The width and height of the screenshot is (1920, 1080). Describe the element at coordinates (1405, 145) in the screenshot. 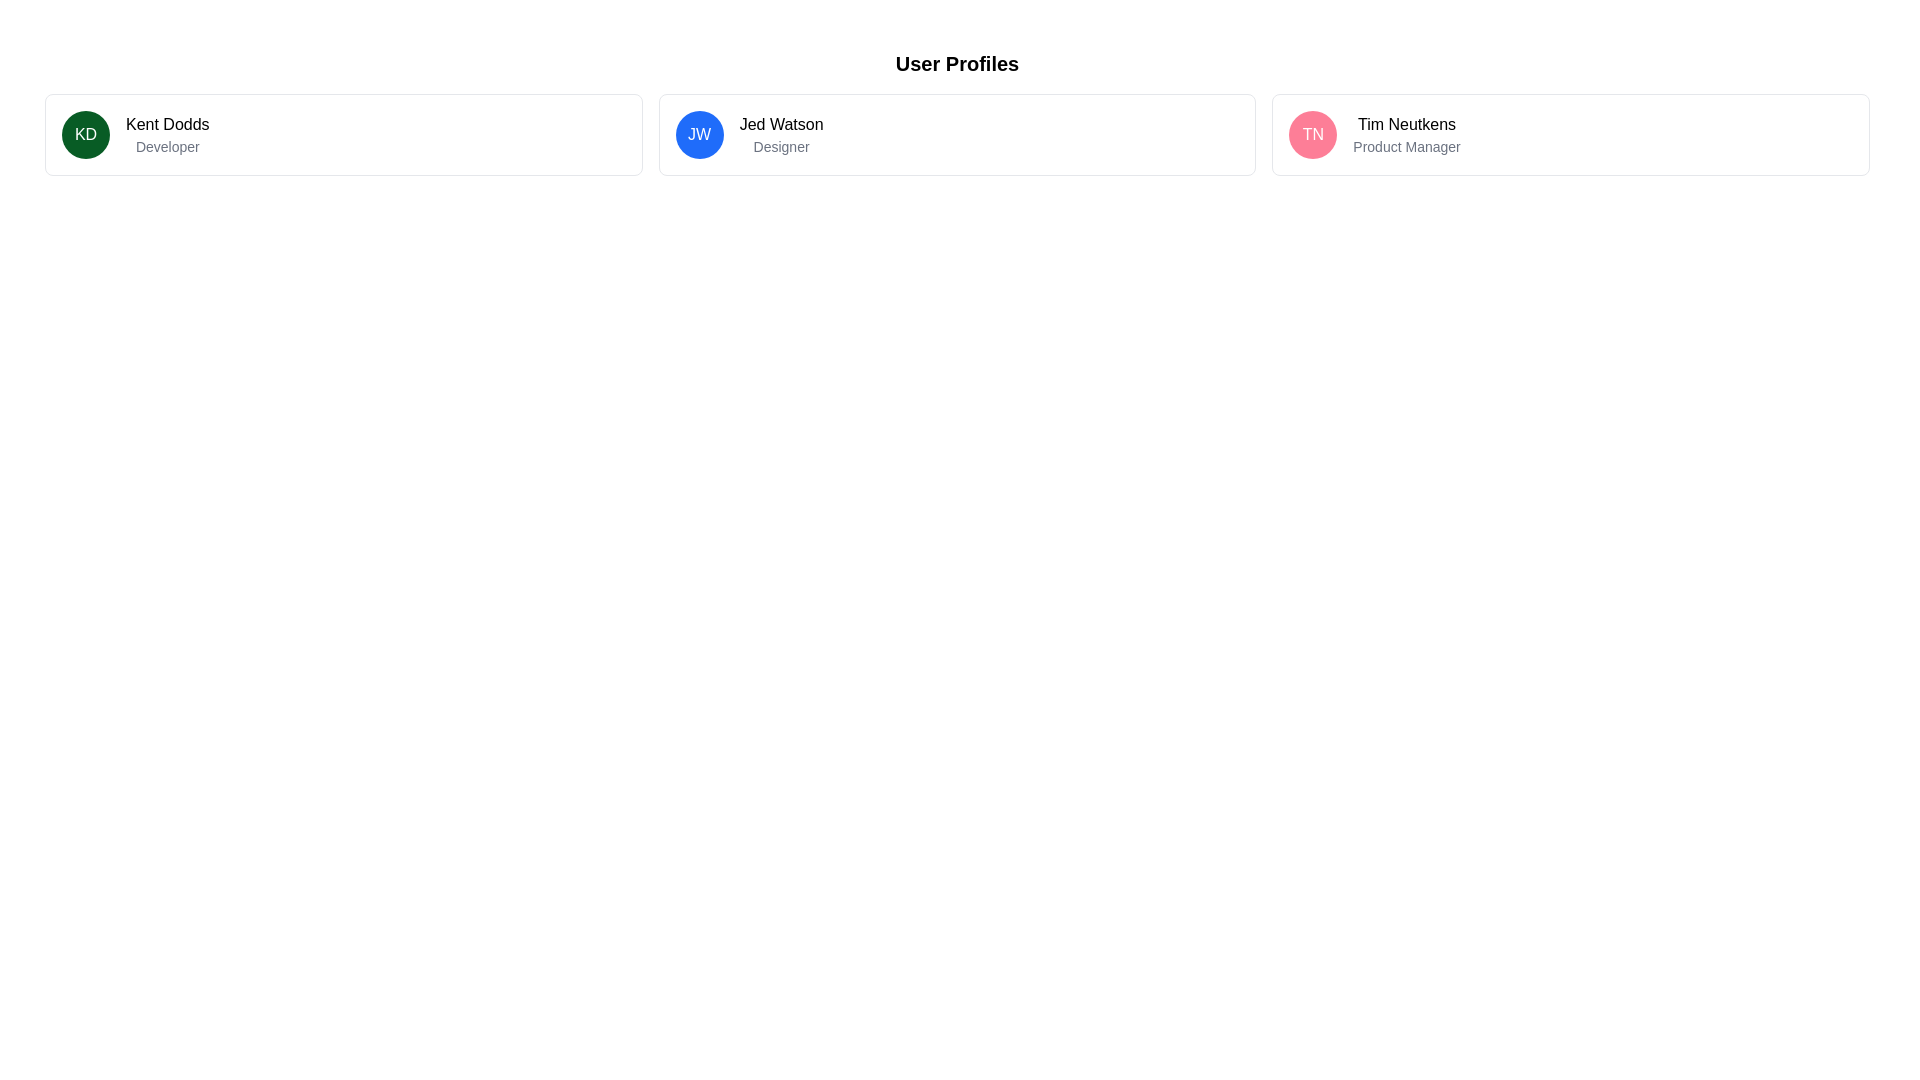

I see `text label providing contextual information about Tim Neutkens located underneath his name in the user profile card` at that location.